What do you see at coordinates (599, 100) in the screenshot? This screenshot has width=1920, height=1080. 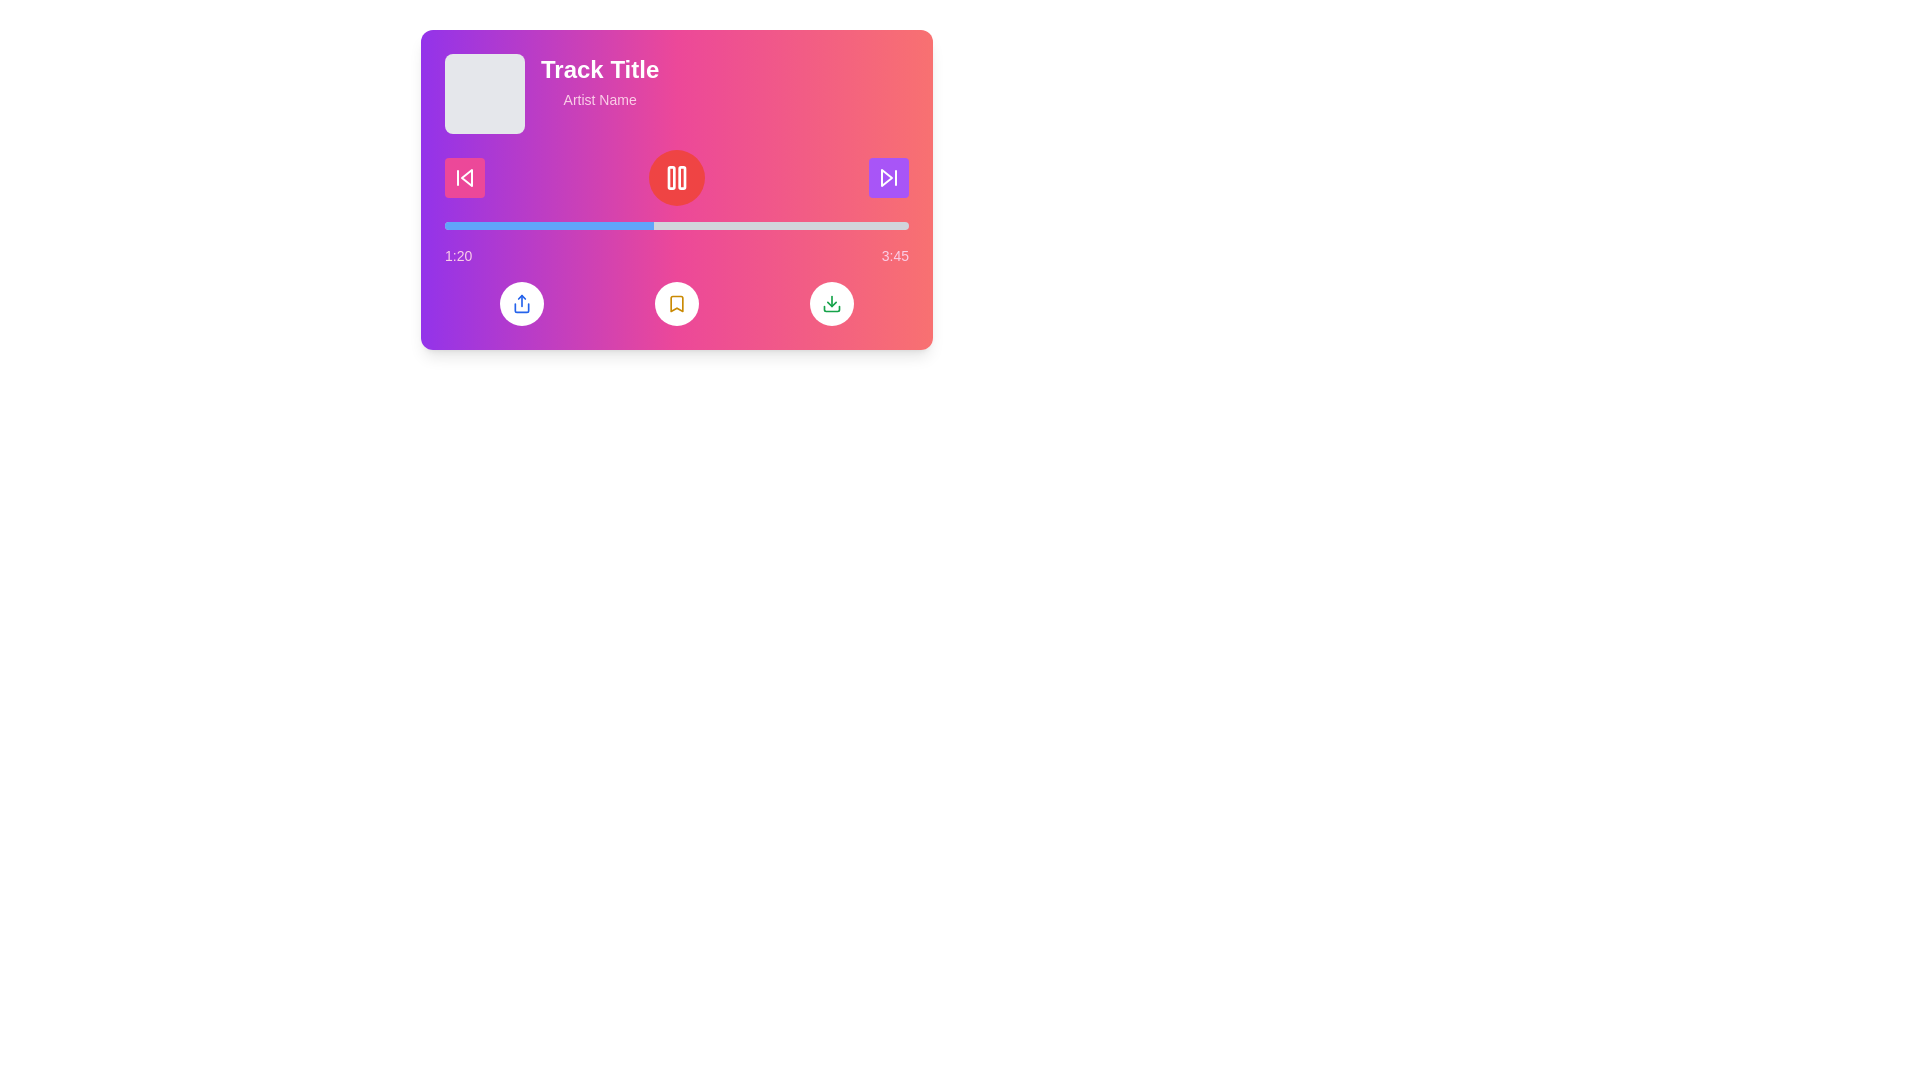 I see `the static text label displaying 'Artist Name', which is styled in pink and is positioned beneath the 'Track Title' in the music player interface` at bounding box center [599, 100].